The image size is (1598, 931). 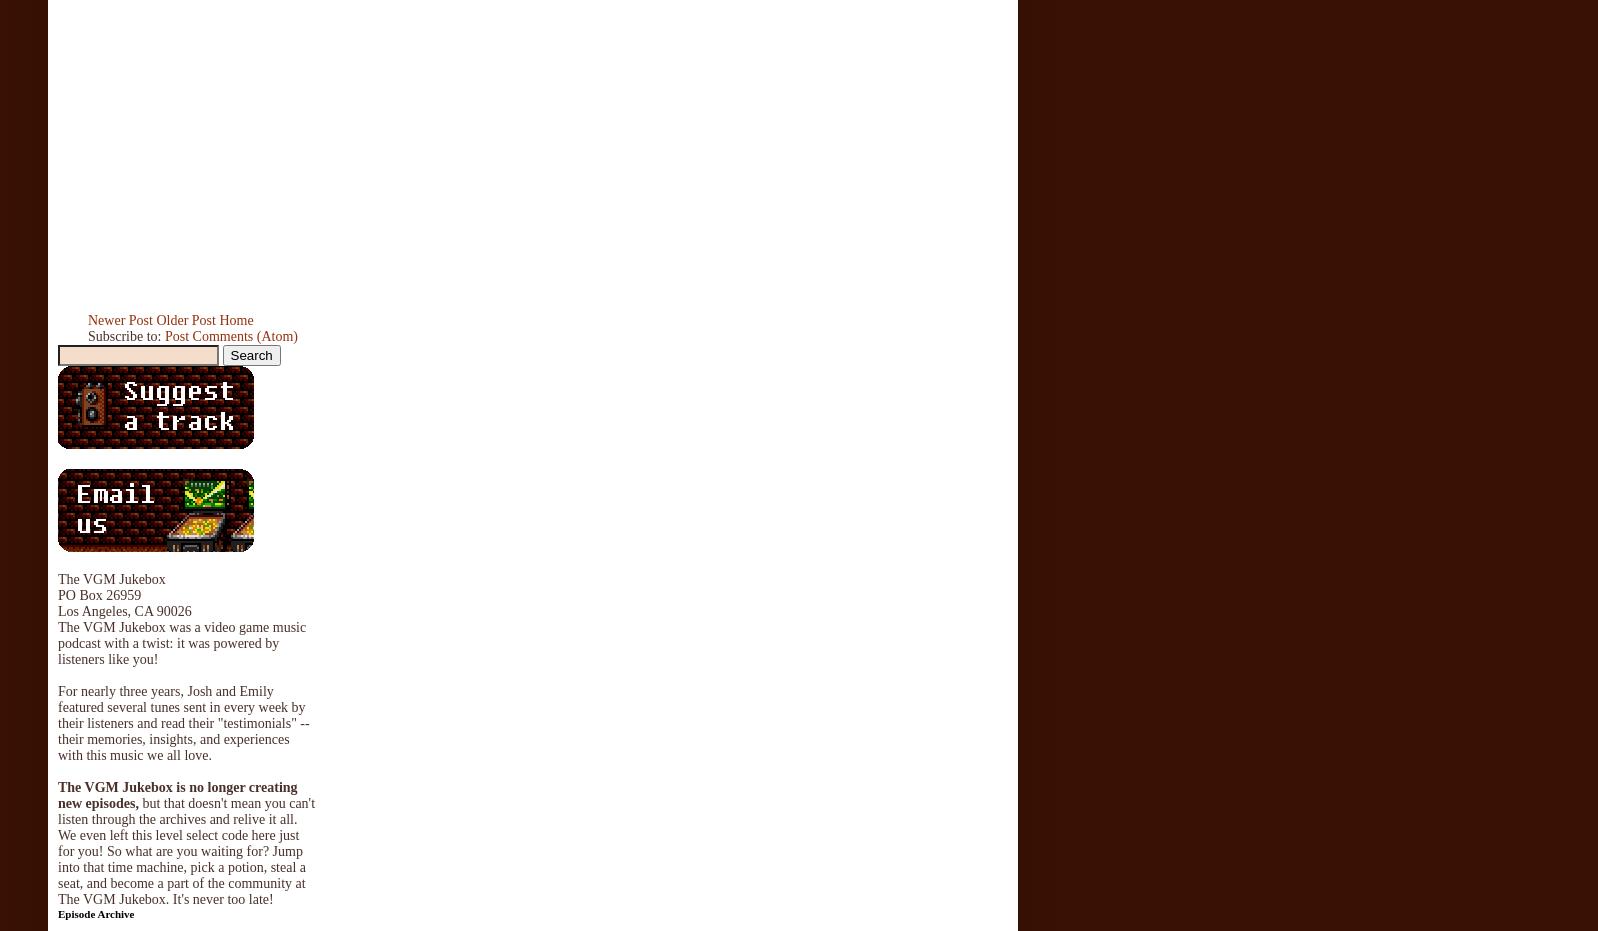 What do you see at coordinates (182, 721) in the screenshot?
I see `'For nearly three years, Josh and Emily featured several tunes sent in every week by their listeners and read their "testimonials" -- their memories,  insights, and experiences with this music we all love.'` at bounding box center [182, 721].